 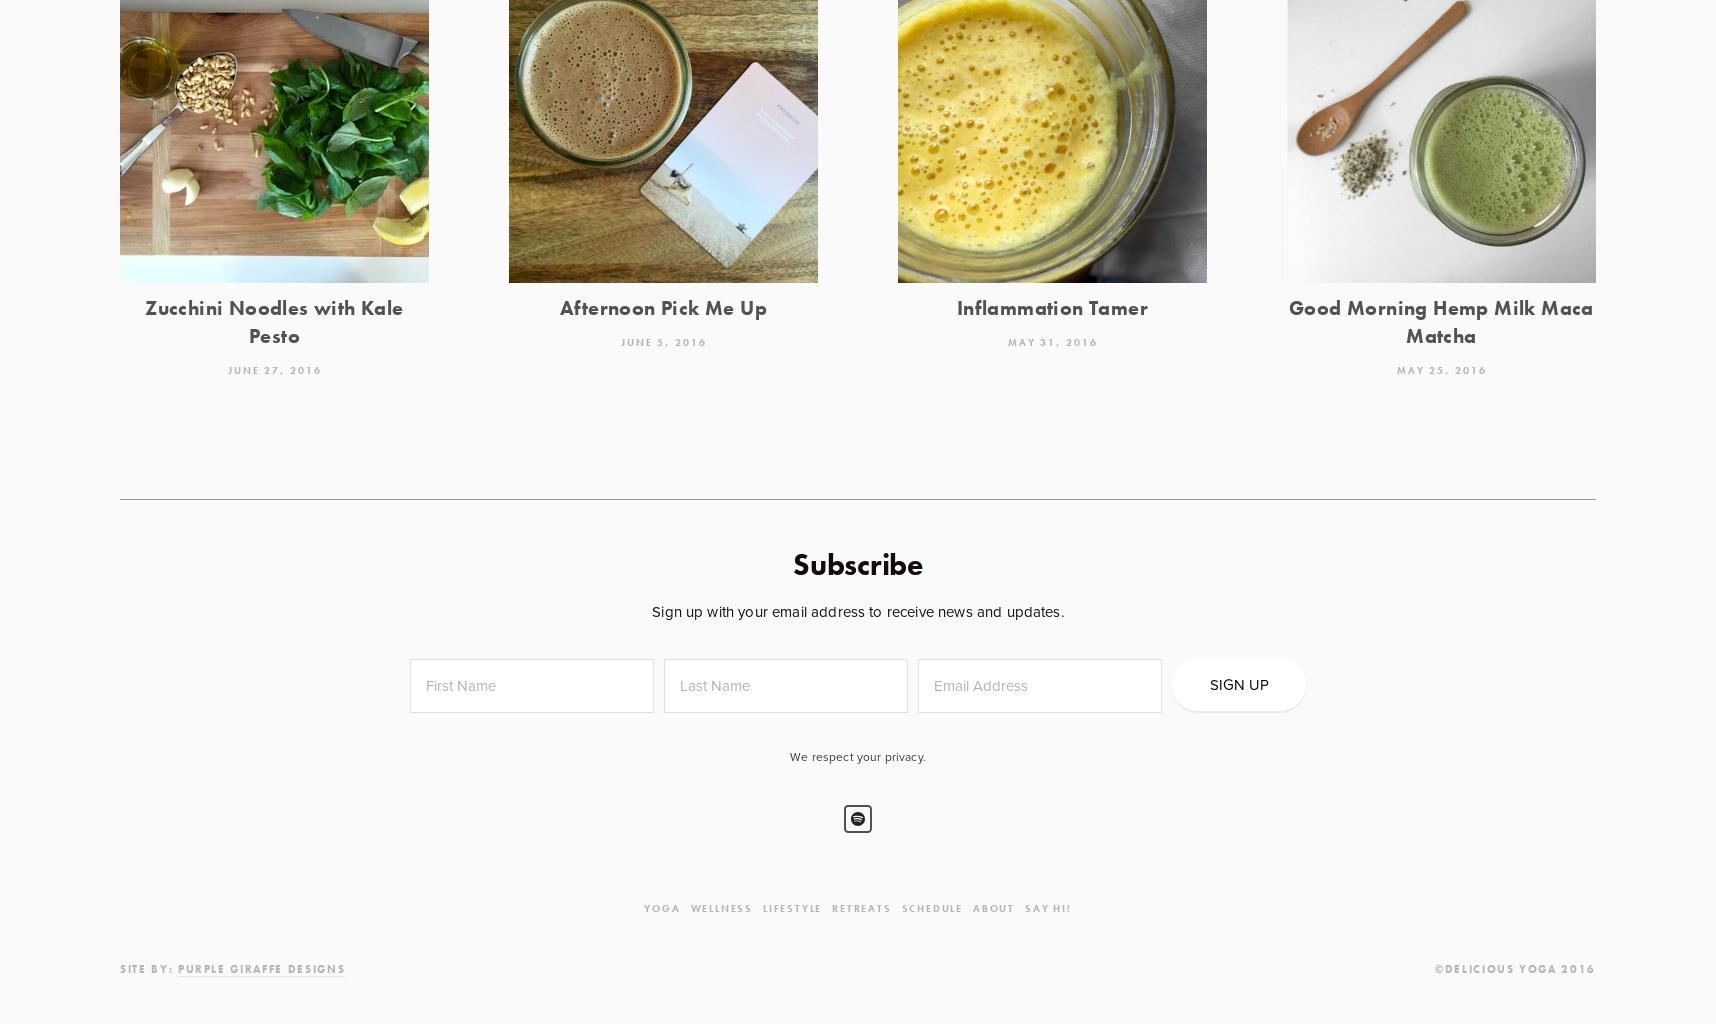 What do you see at coordinates (1052, 307) in the screenshot?
I see `'Inflammation Tamer'` at bounding box center [1052, 307].